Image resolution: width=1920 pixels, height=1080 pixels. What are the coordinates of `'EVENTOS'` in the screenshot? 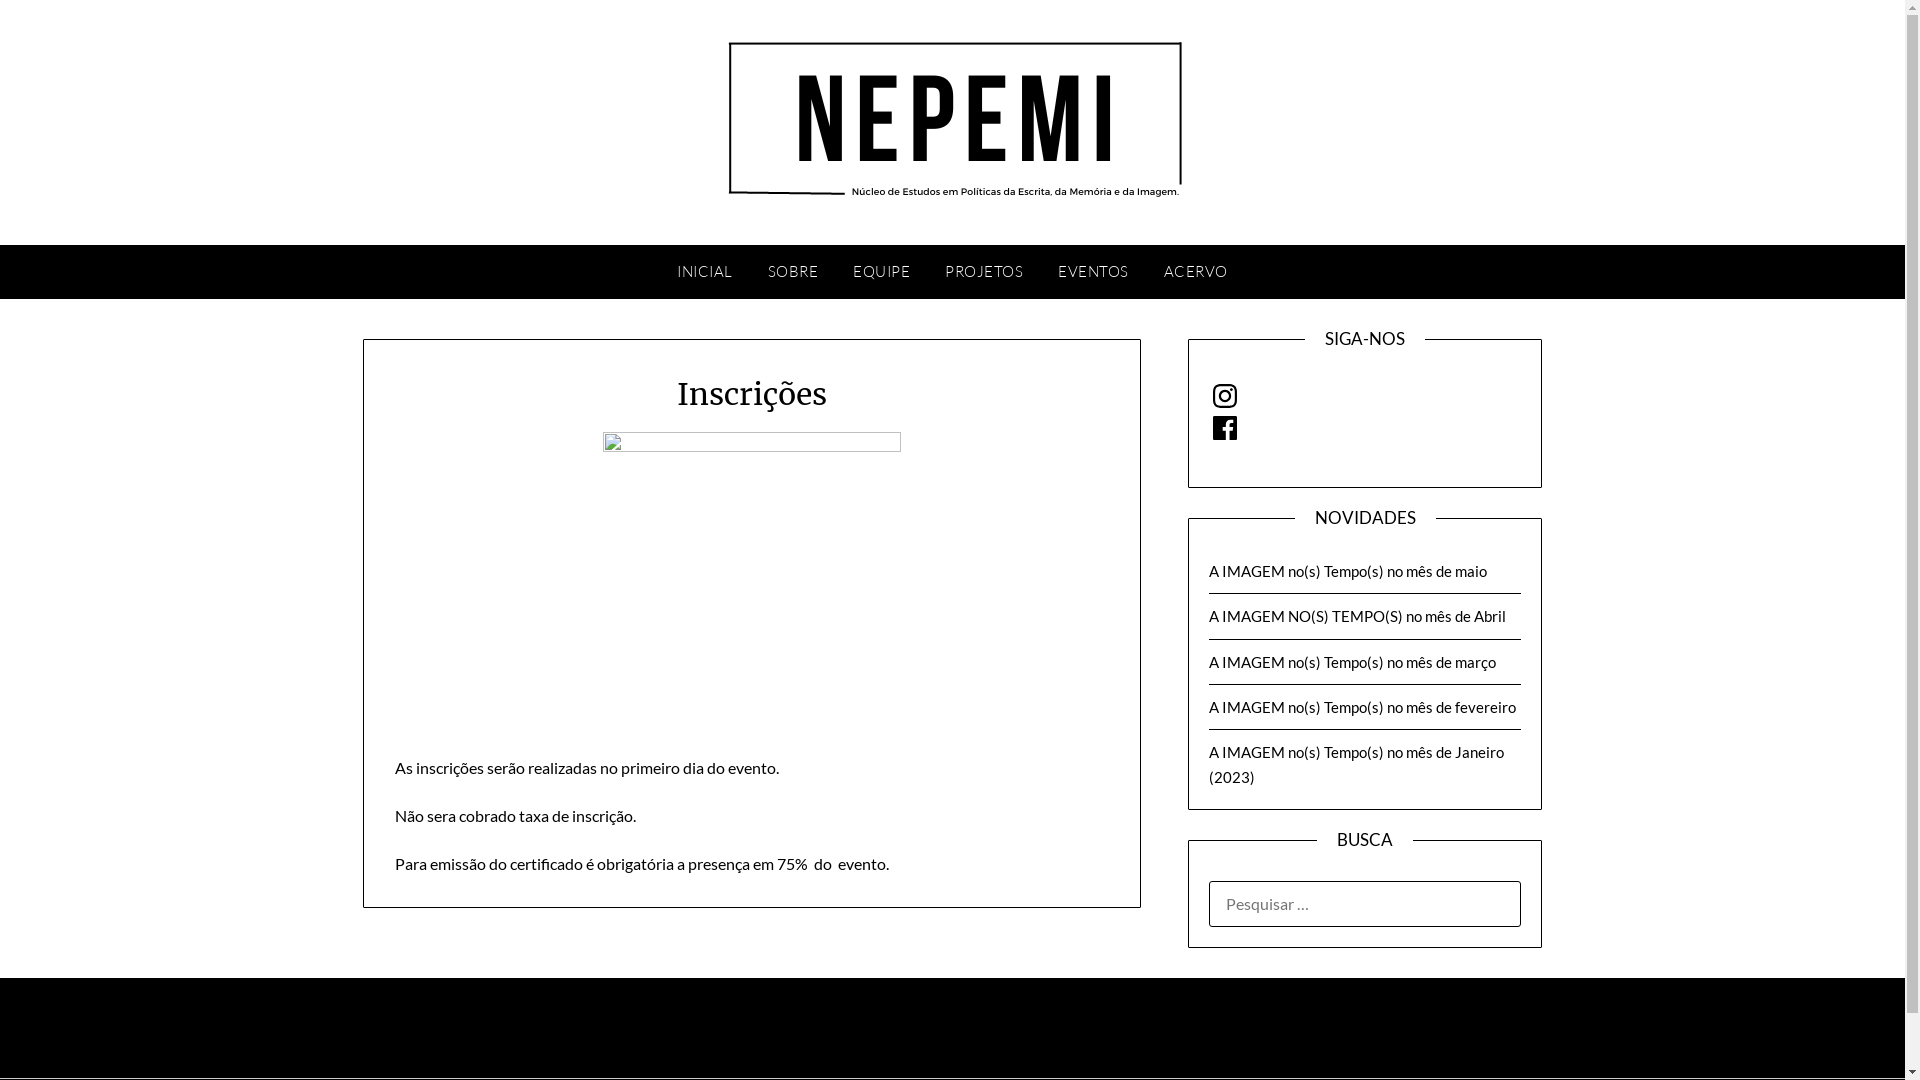 It's located at (1092, 272).